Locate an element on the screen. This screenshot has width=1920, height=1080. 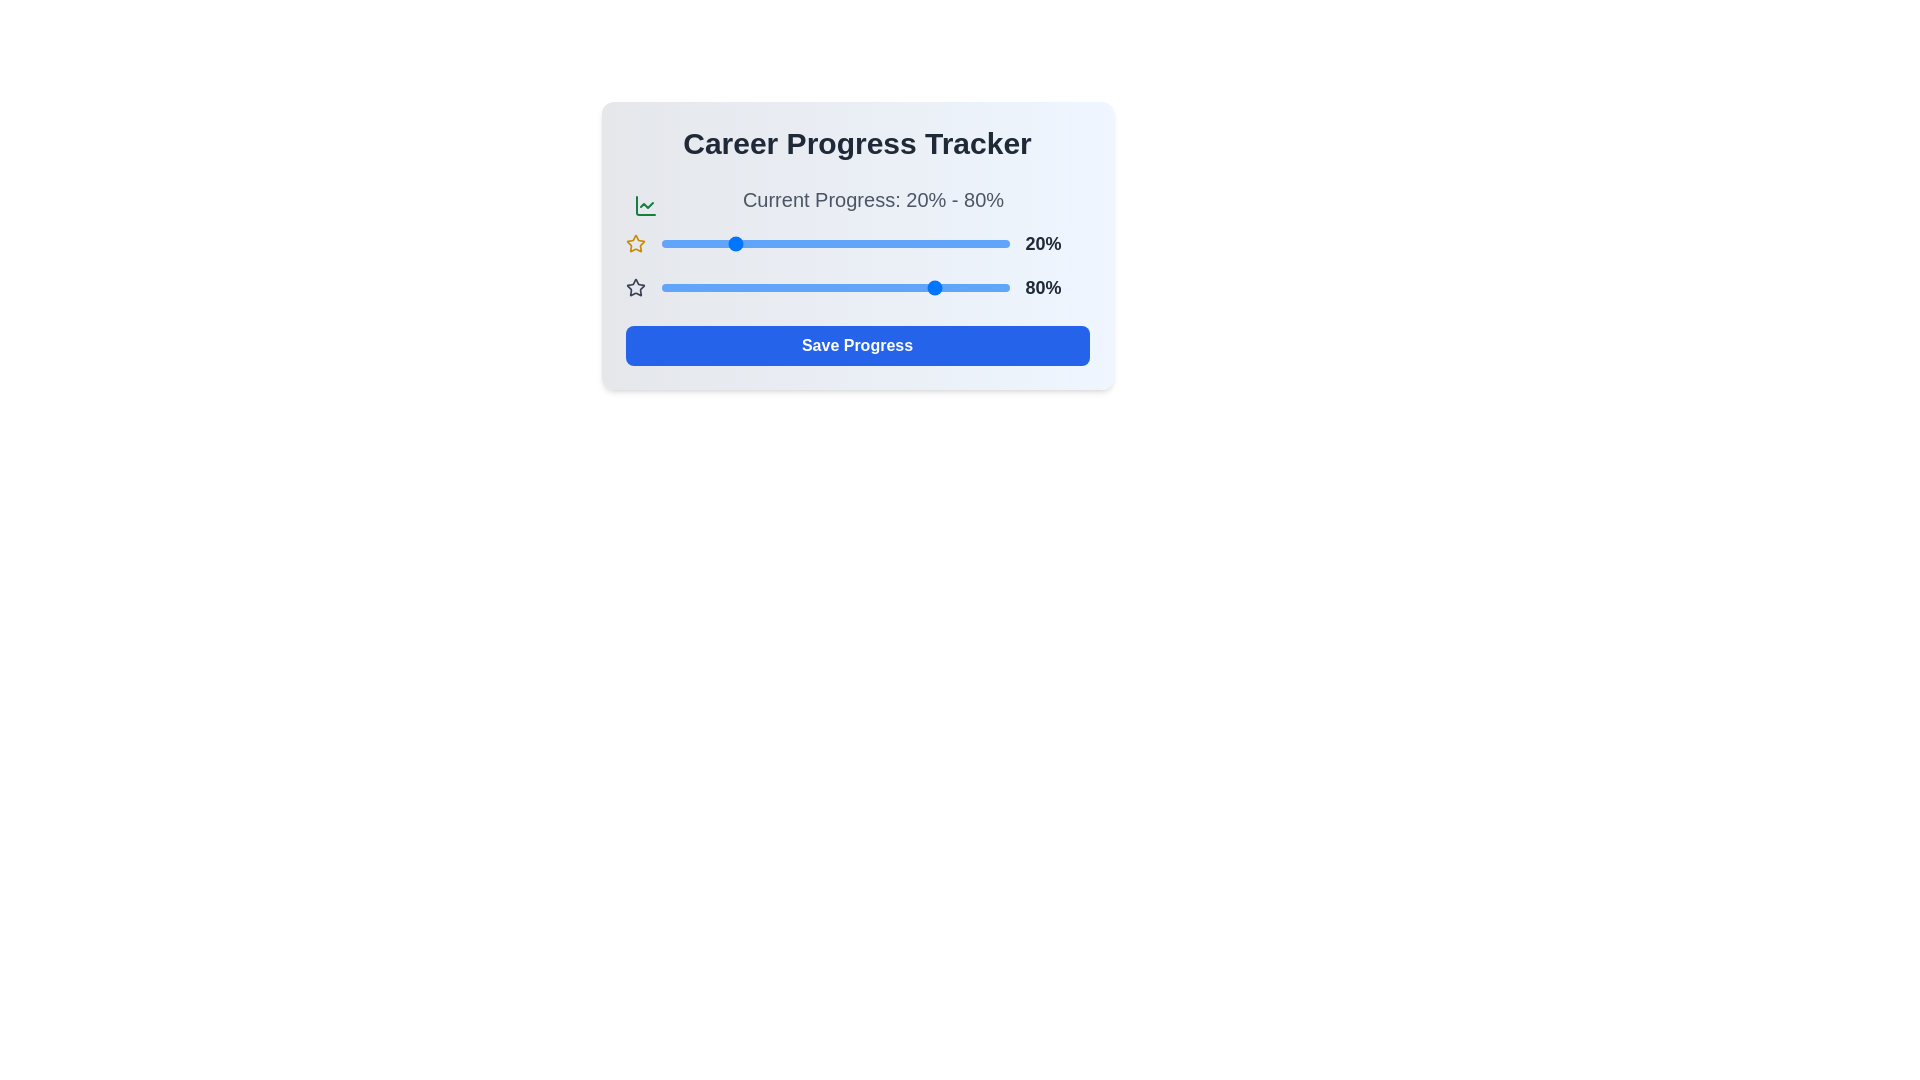
the progress slider for the first value to 26% is located at coordinates (751, 242).